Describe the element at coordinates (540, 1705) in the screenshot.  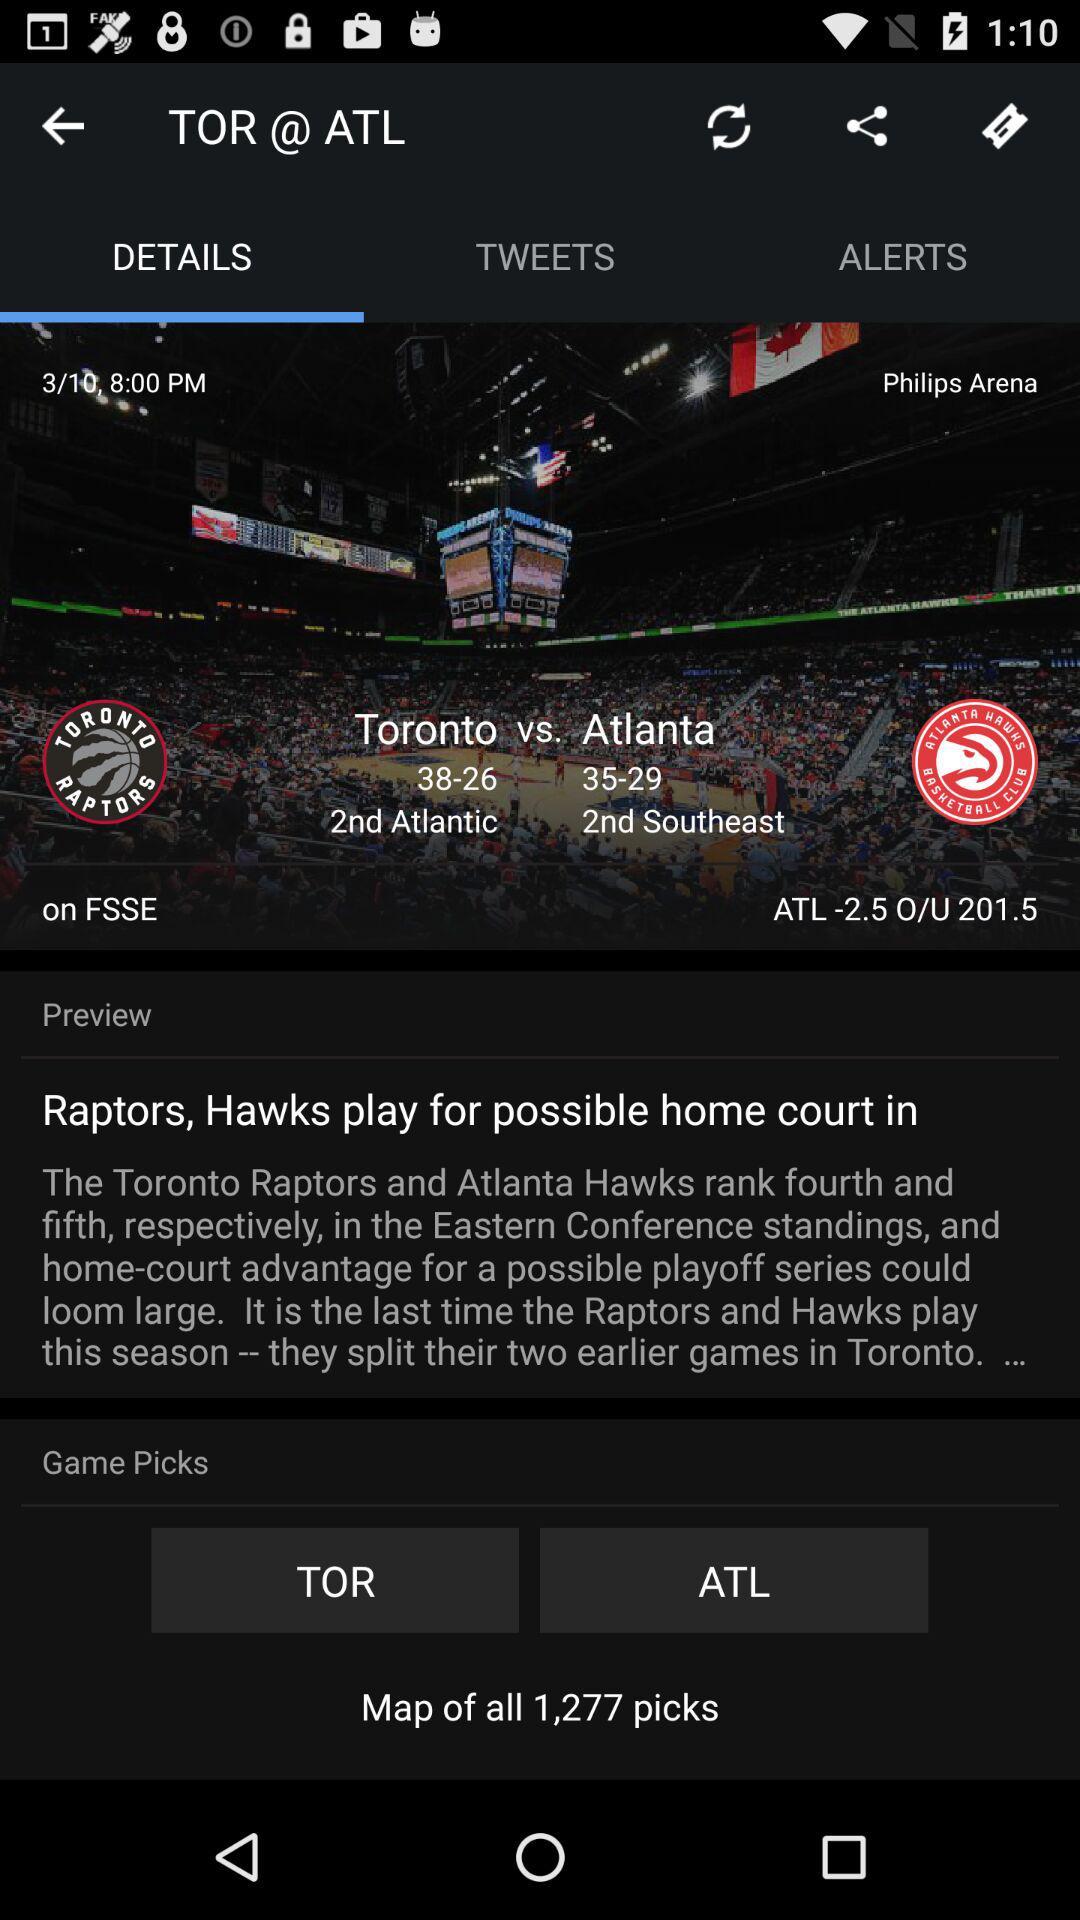
I see `map of all item` at that location.